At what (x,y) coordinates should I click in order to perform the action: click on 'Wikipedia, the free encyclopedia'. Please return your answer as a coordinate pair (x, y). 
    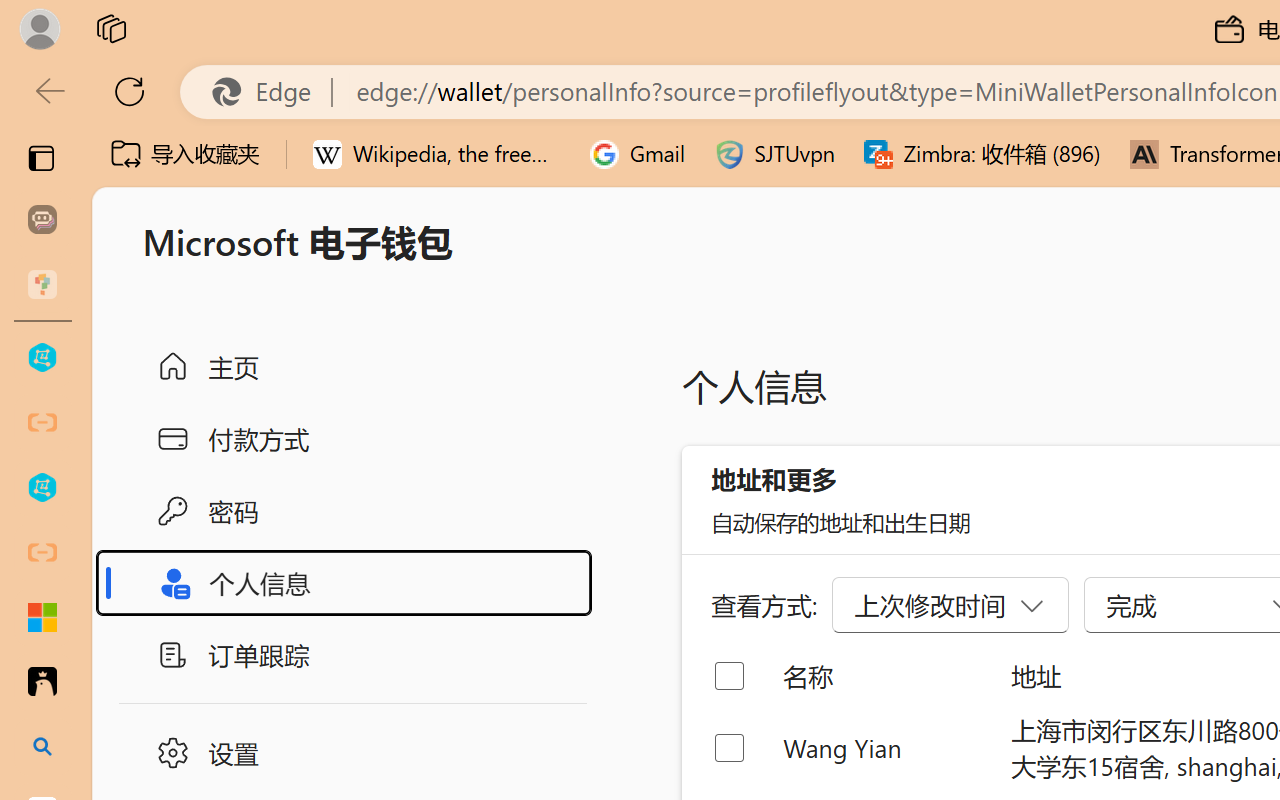
    Looking at the image, I should click on (436, 154).